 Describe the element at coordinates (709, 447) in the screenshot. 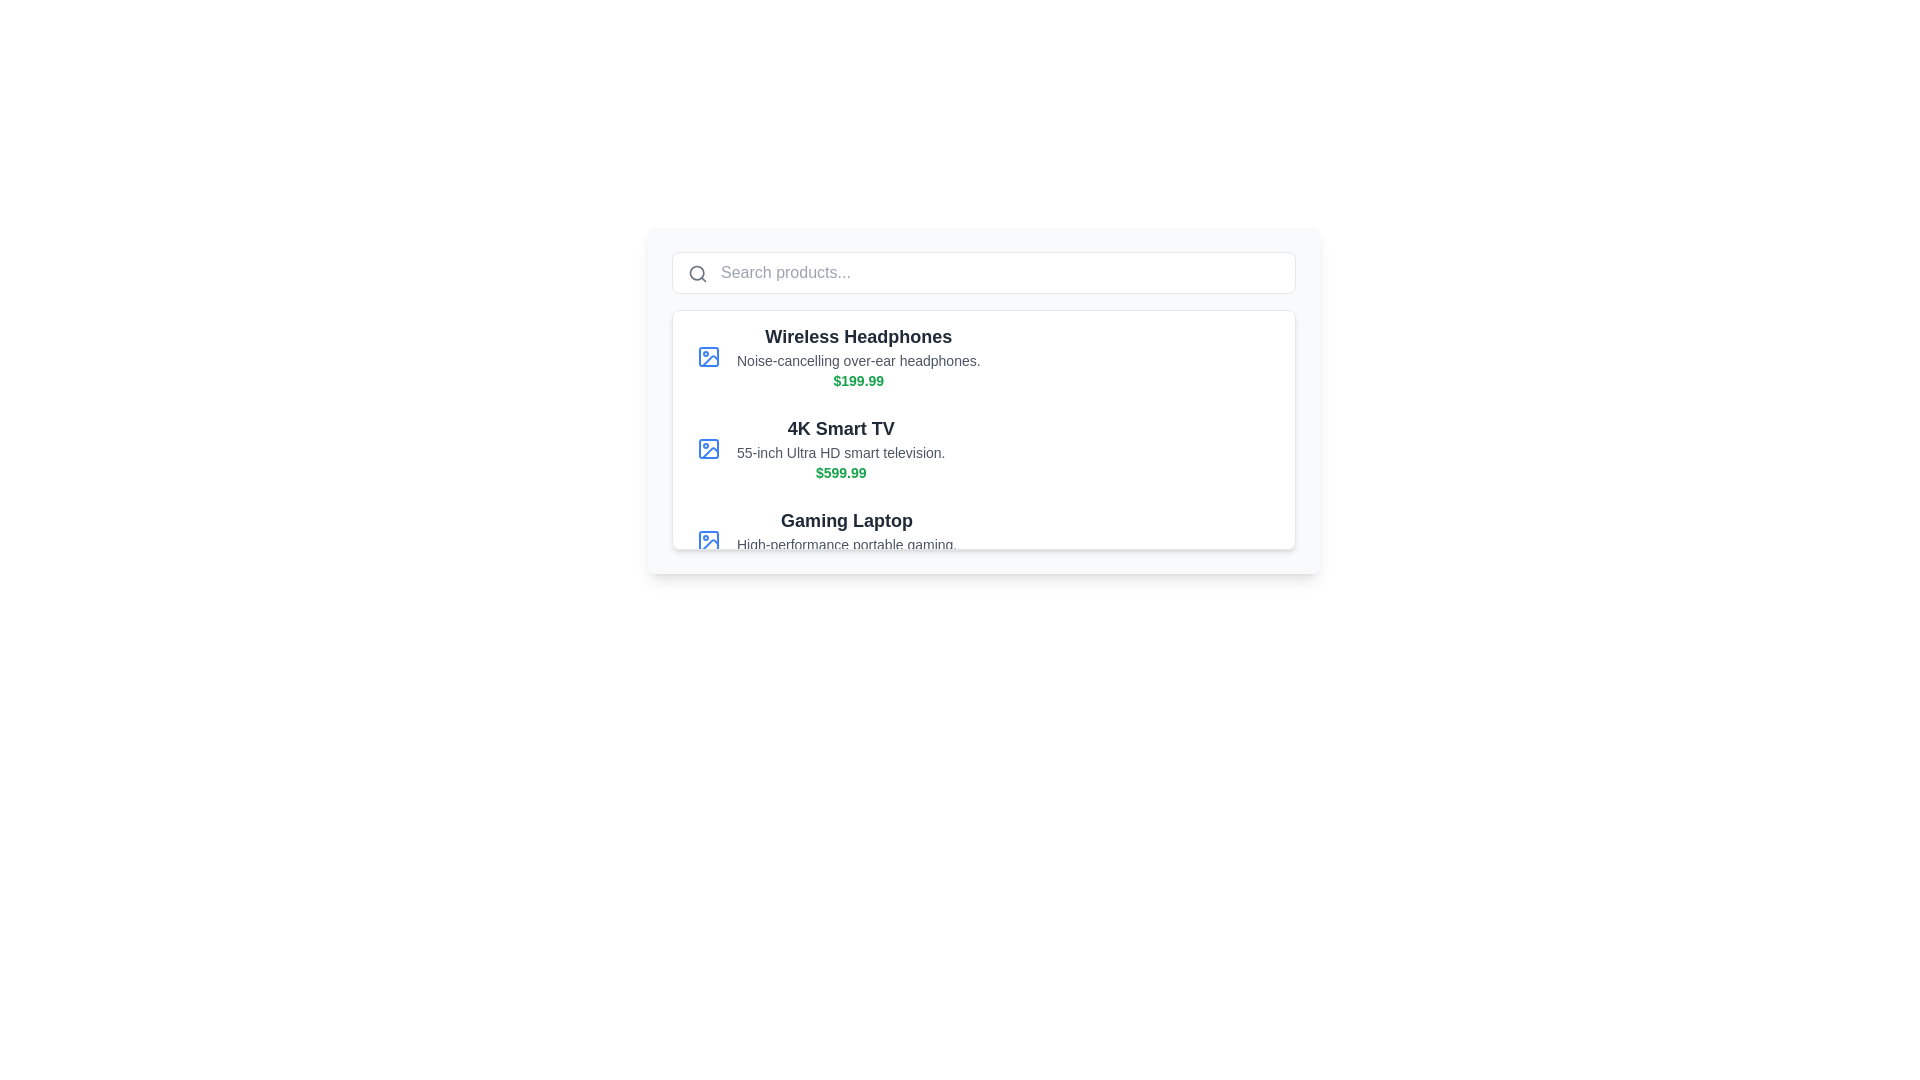

I see `properties of the graphical icon component, which is a rounded rectangle or square with a solid border, located near the top-left section of the icon adjacent to the '4K Smart TV' text` at that location.